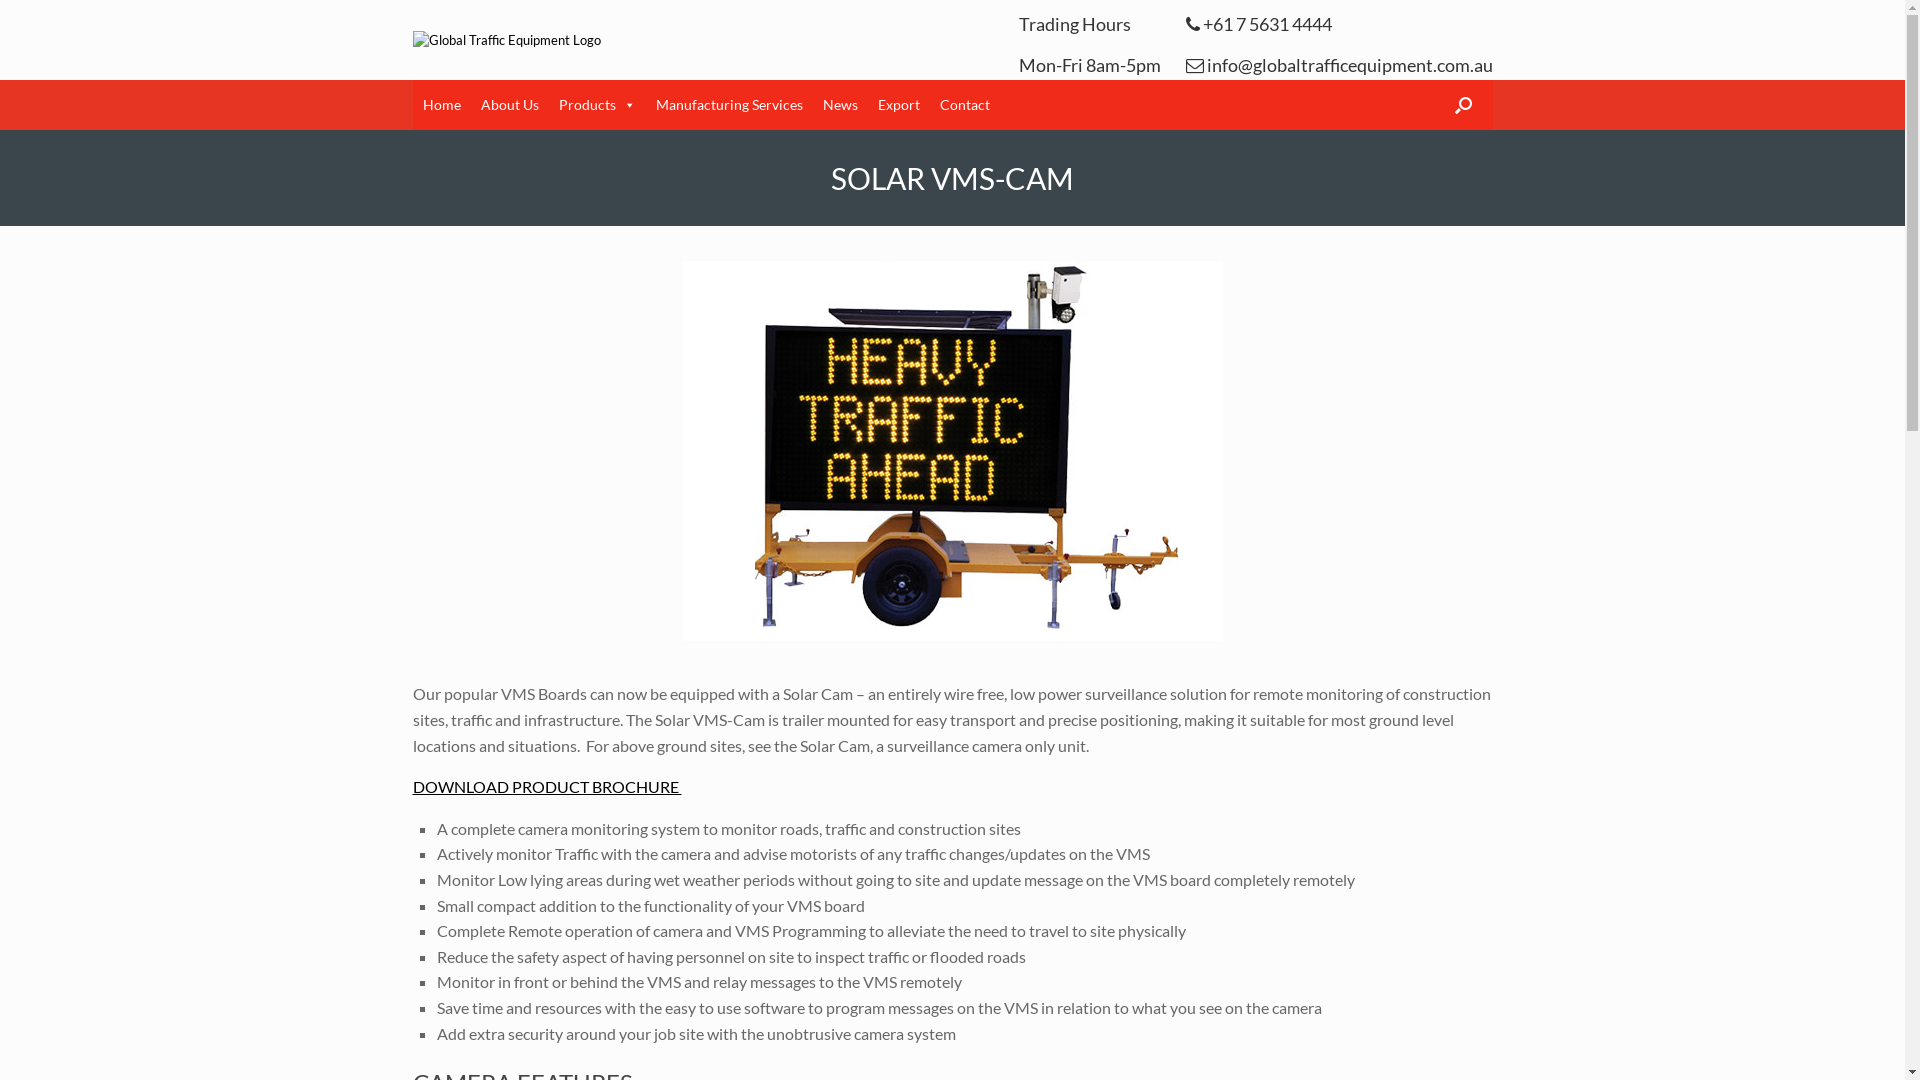  What do you see at coordinates (897, 104) in the screenshot?
I see `'Export'` at bounding box center [897, 104].